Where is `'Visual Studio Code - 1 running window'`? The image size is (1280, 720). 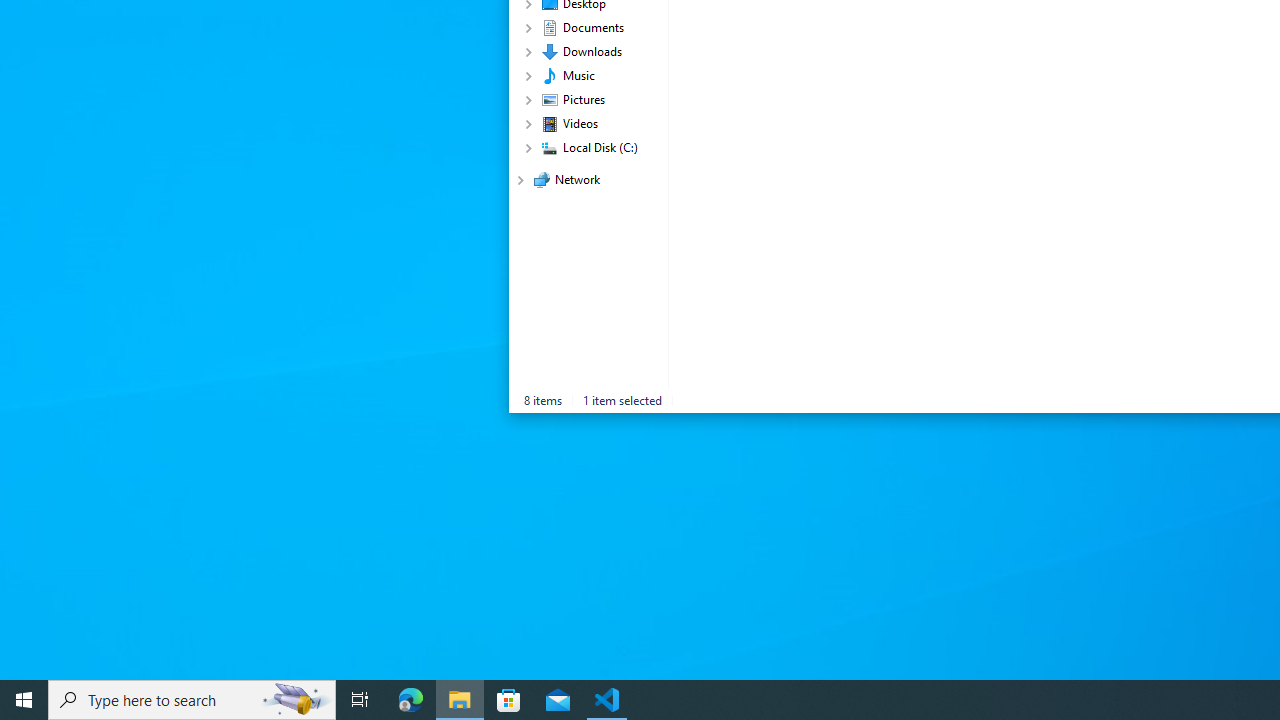 'Visual Studio Code - 1 running window' is located at coordinates (606, 698).